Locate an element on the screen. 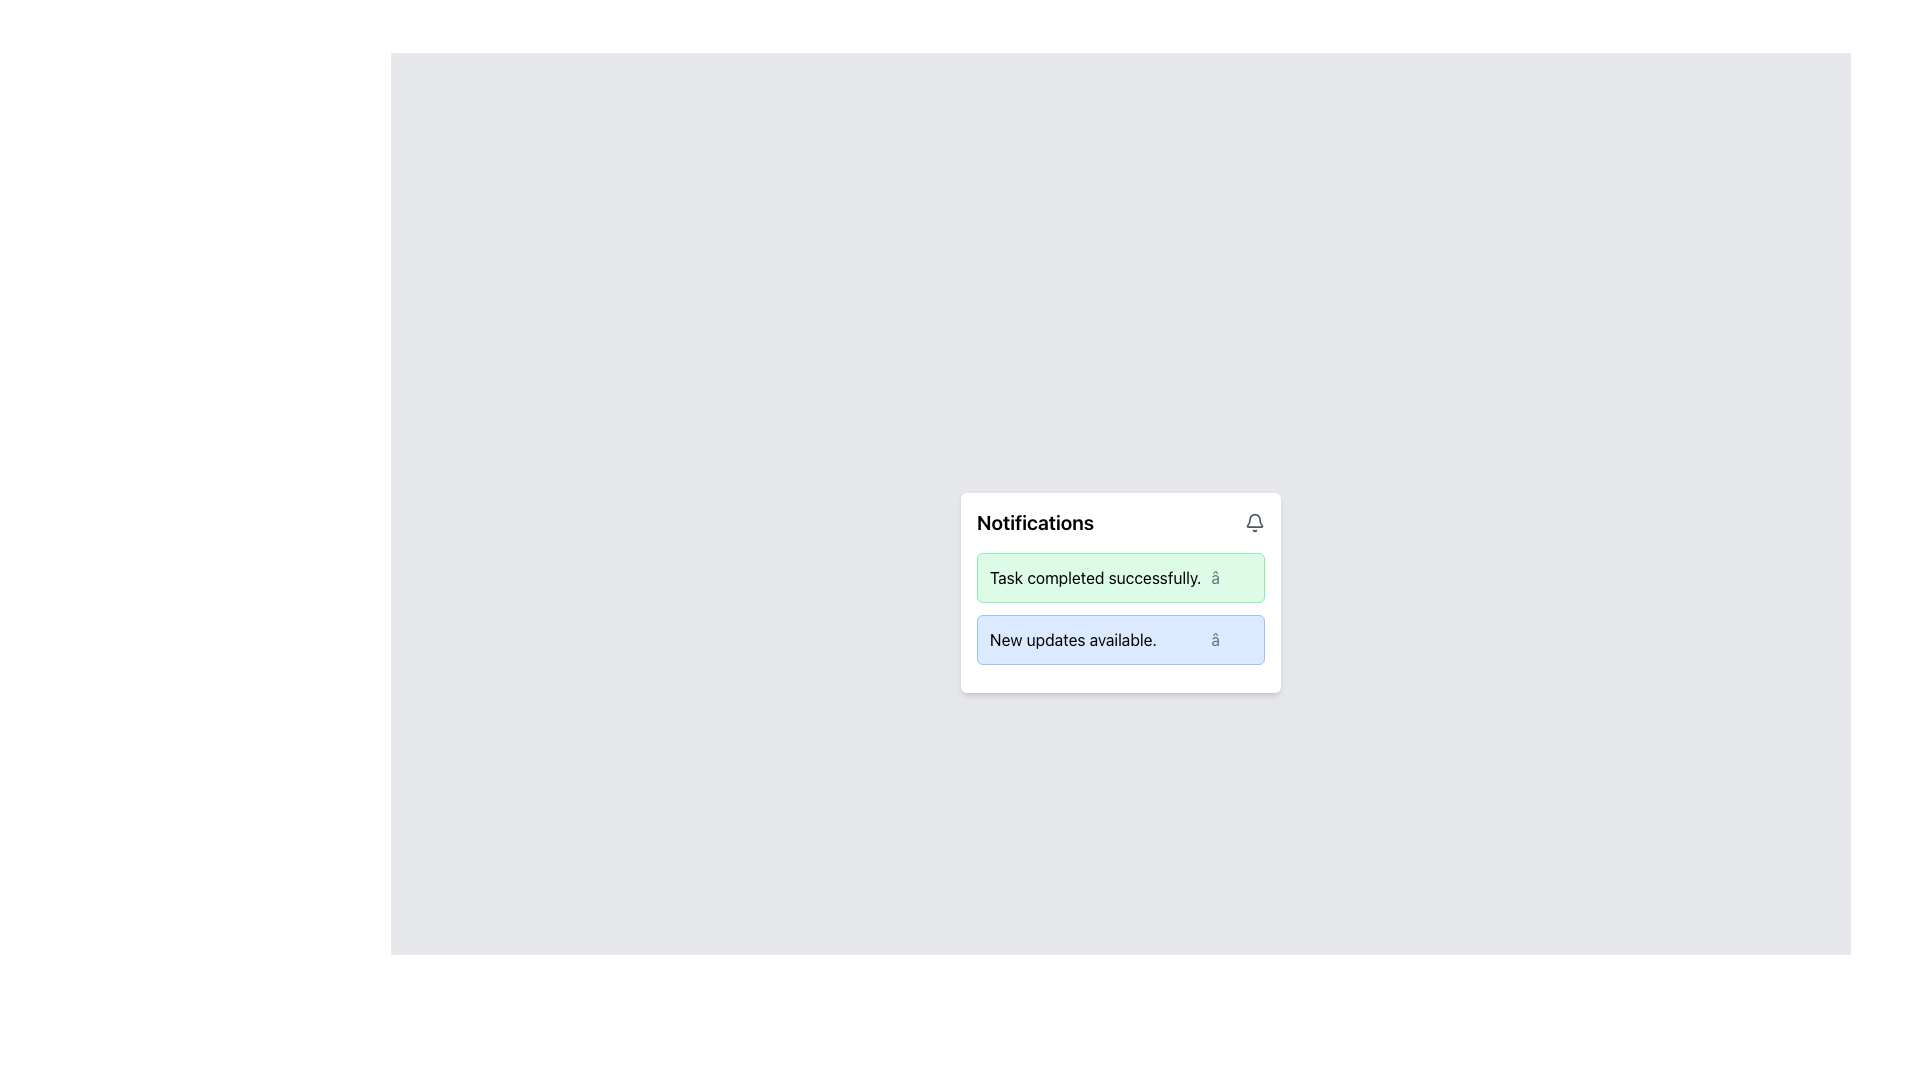 Image resolution: width=1920 pixels, height=1080 pixels. the Text Label that identifies the notifications section, located at the upper section of the notification card, positioned leftmost among its siblings, next to a bell icon is located at coordinates (1035, 522).